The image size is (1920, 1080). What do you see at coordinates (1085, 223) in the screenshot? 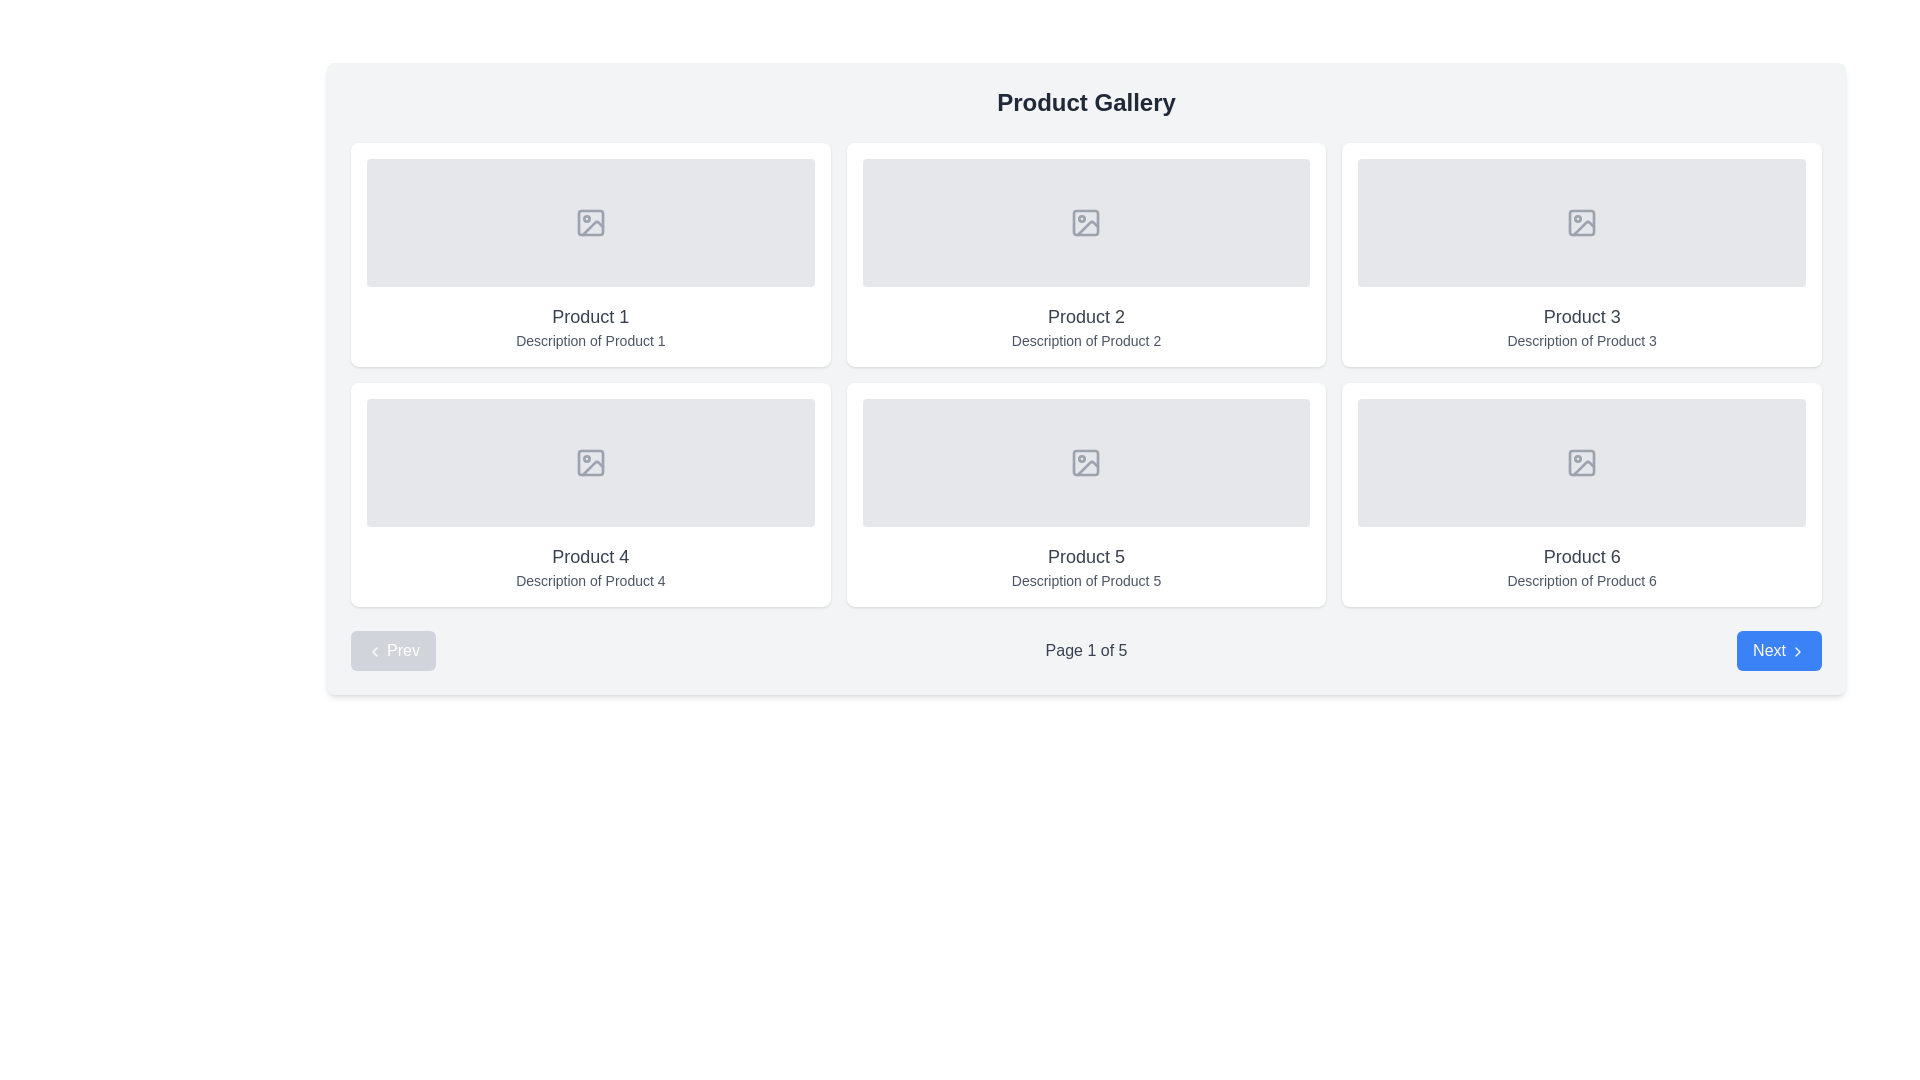
I see `the SVG rectangle that serves as a decorative placeholder icon for an image in the 'Product 2' tile, located in the second column of the first row of the Product Gallery` at bounding box center [1085, 223].